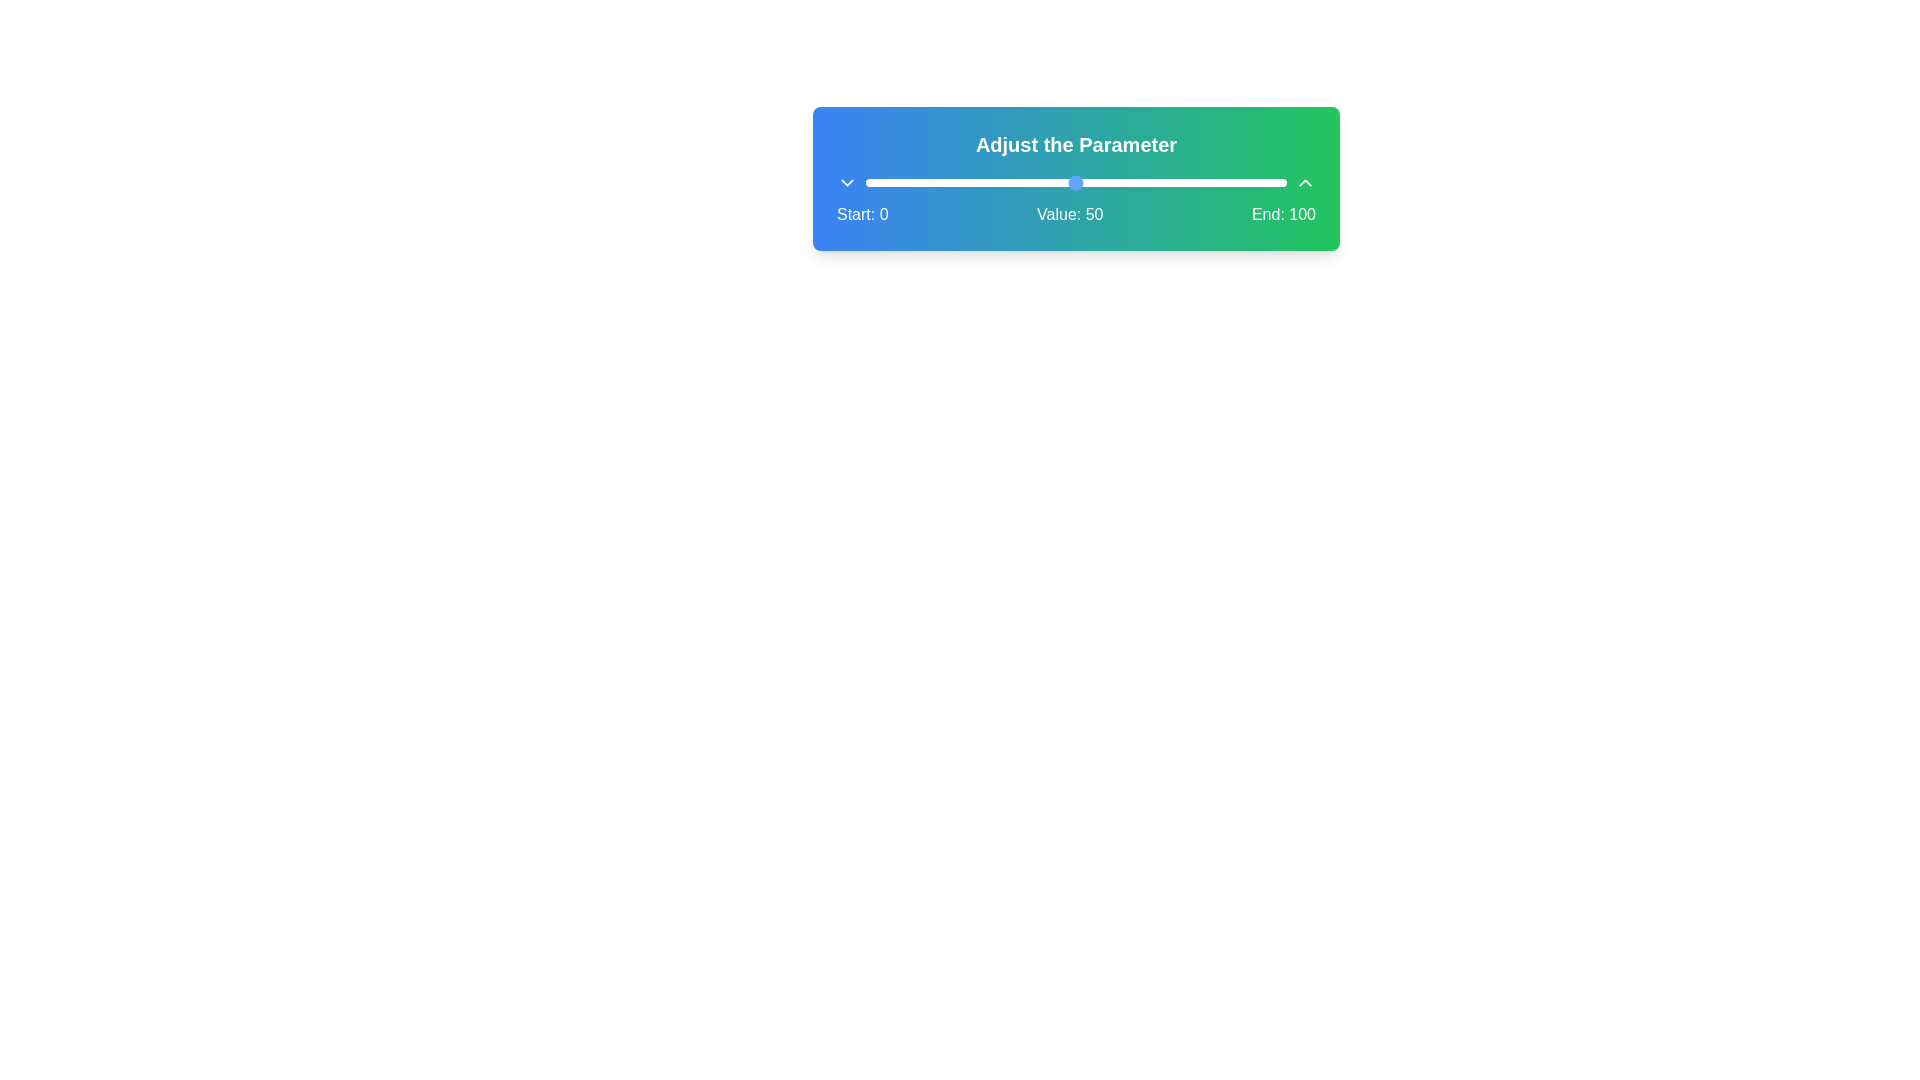 The height and width of the screenshot is (1080, 1920). I want to click on the parameter, so click(971, 182).